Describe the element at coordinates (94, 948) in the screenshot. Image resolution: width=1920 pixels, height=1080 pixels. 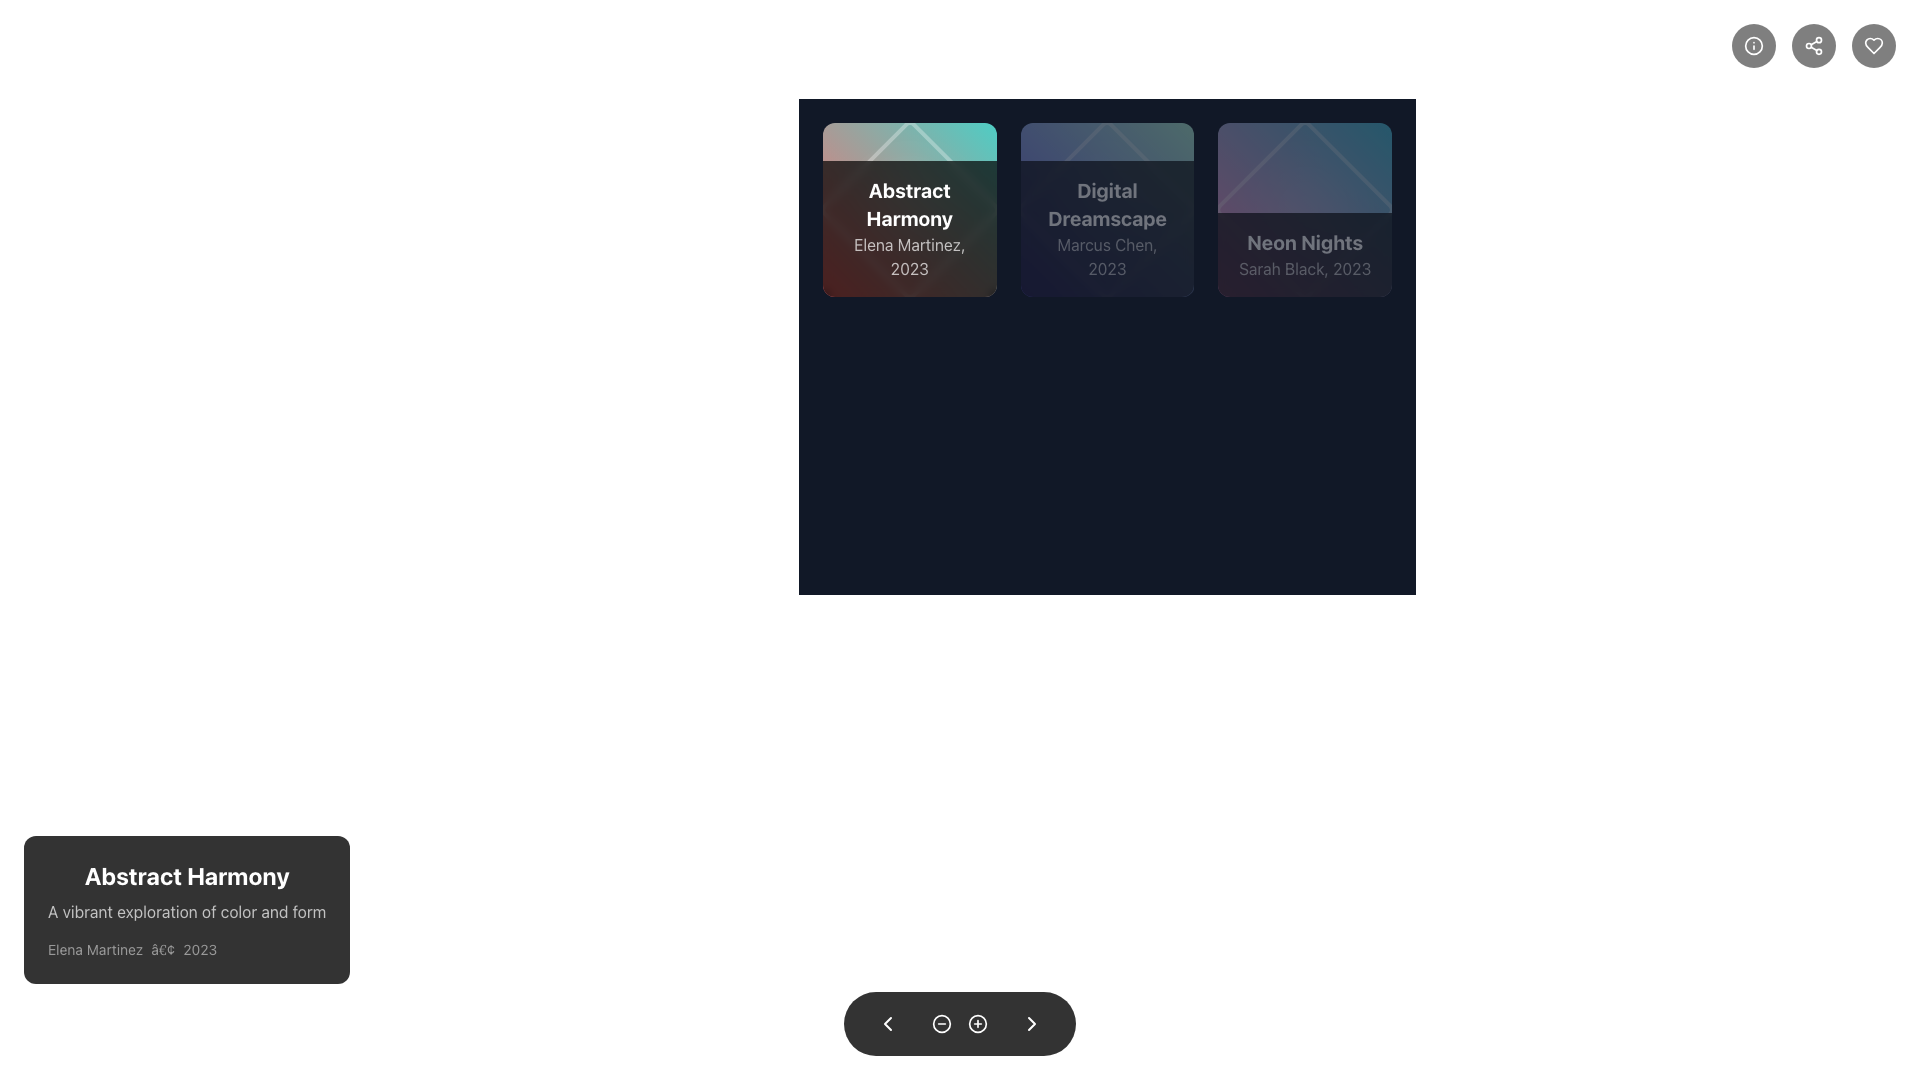
I see `the text displaying the author's name 'Elena Martinez' located at the bottom left of the 'Abstract Harmony' card` at that location.